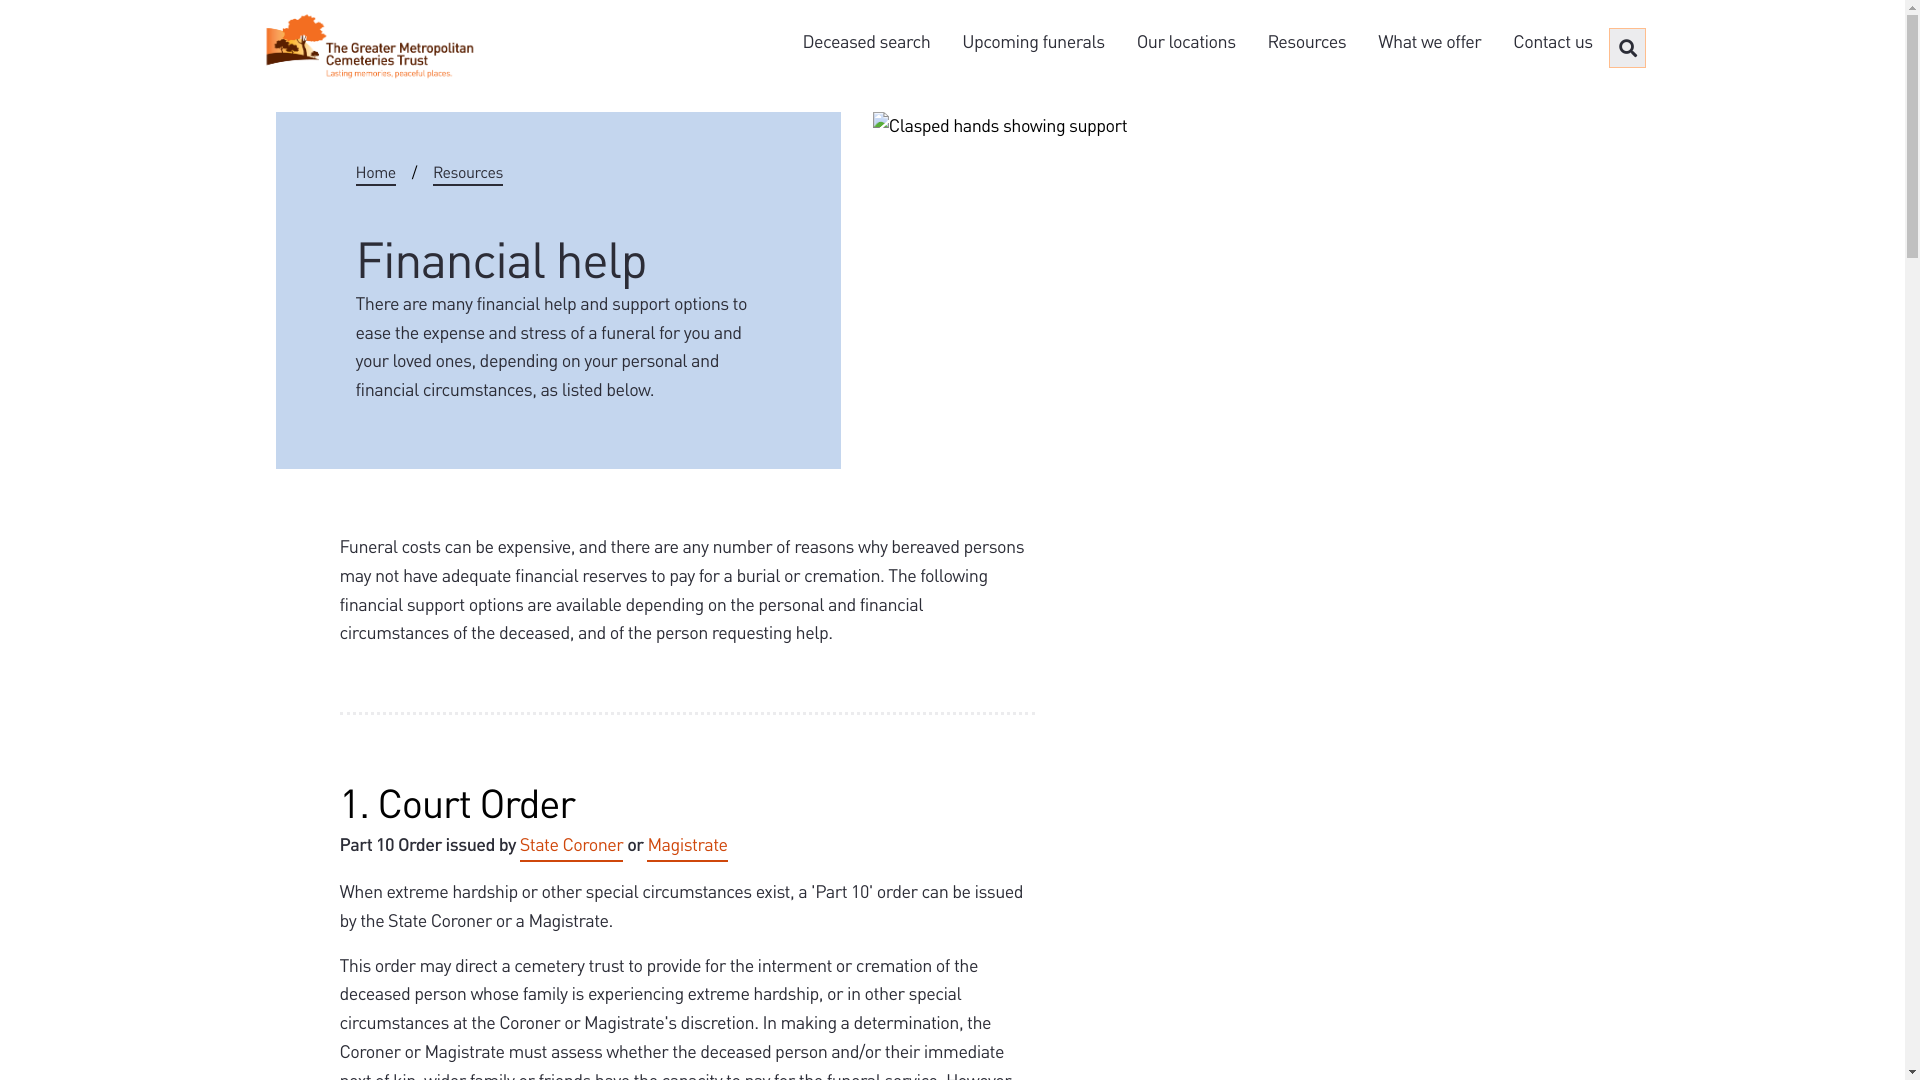 The width and height of the screenshot is (1920, 1080). What do you see at coordinates (570, 846) in the screenshot?
I see `'State Coroner'` at bounding box center [570, 846].